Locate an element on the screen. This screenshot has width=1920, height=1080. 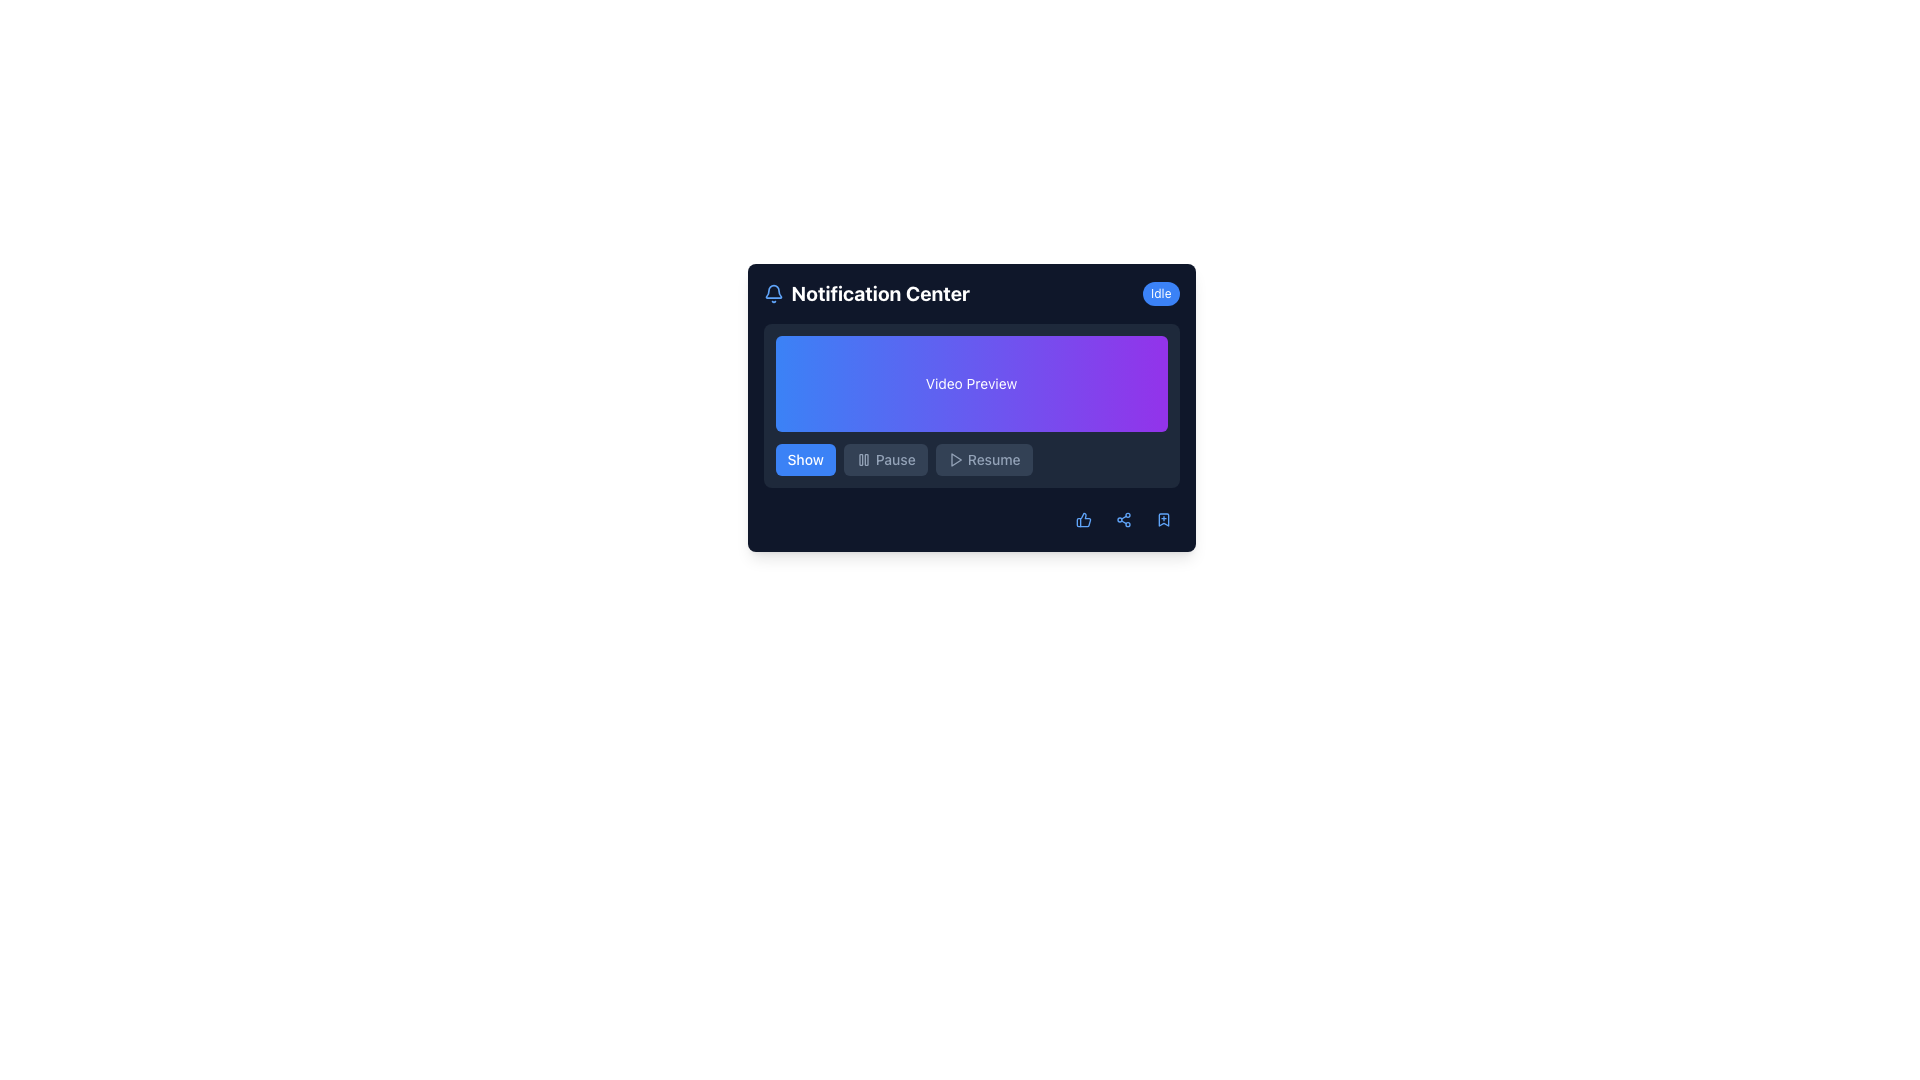
the non-interactive bookmark indicator icon located at the bottom-right corner of the interface, which is the third icon in the row from the right is located at coordinates (1163, 519).